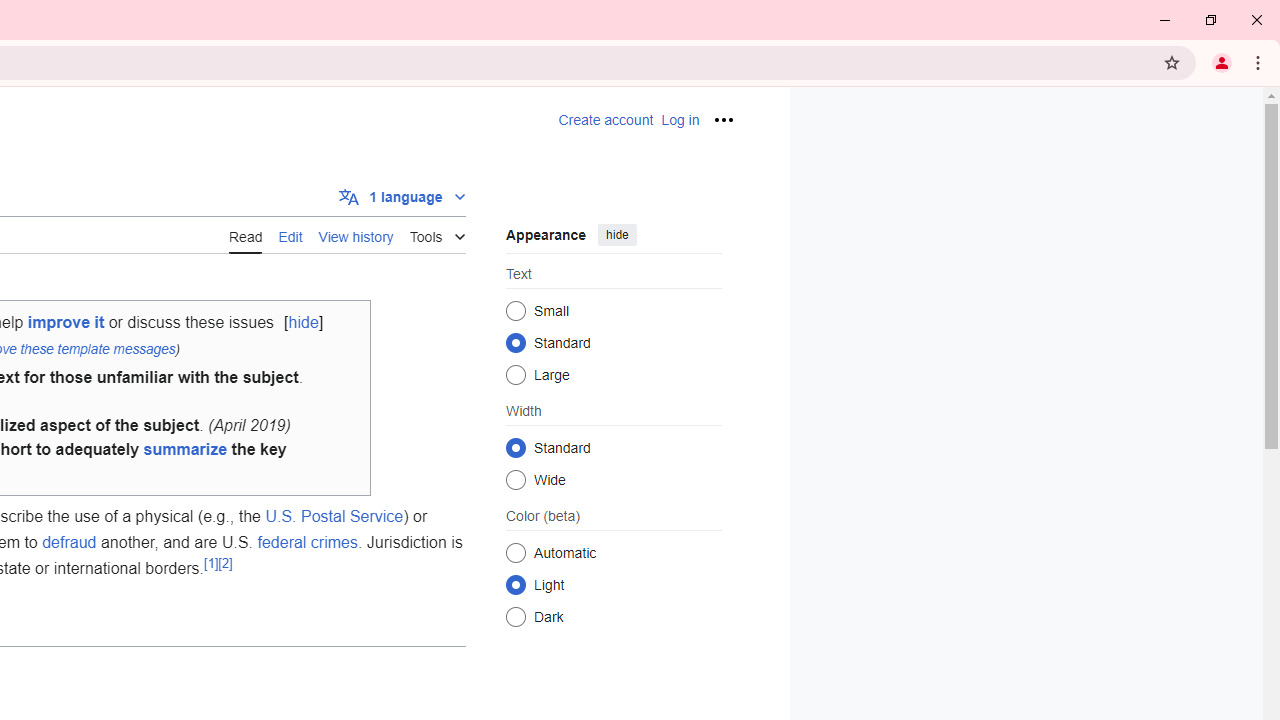  I want to click on 'defraud', so click(69, 541).